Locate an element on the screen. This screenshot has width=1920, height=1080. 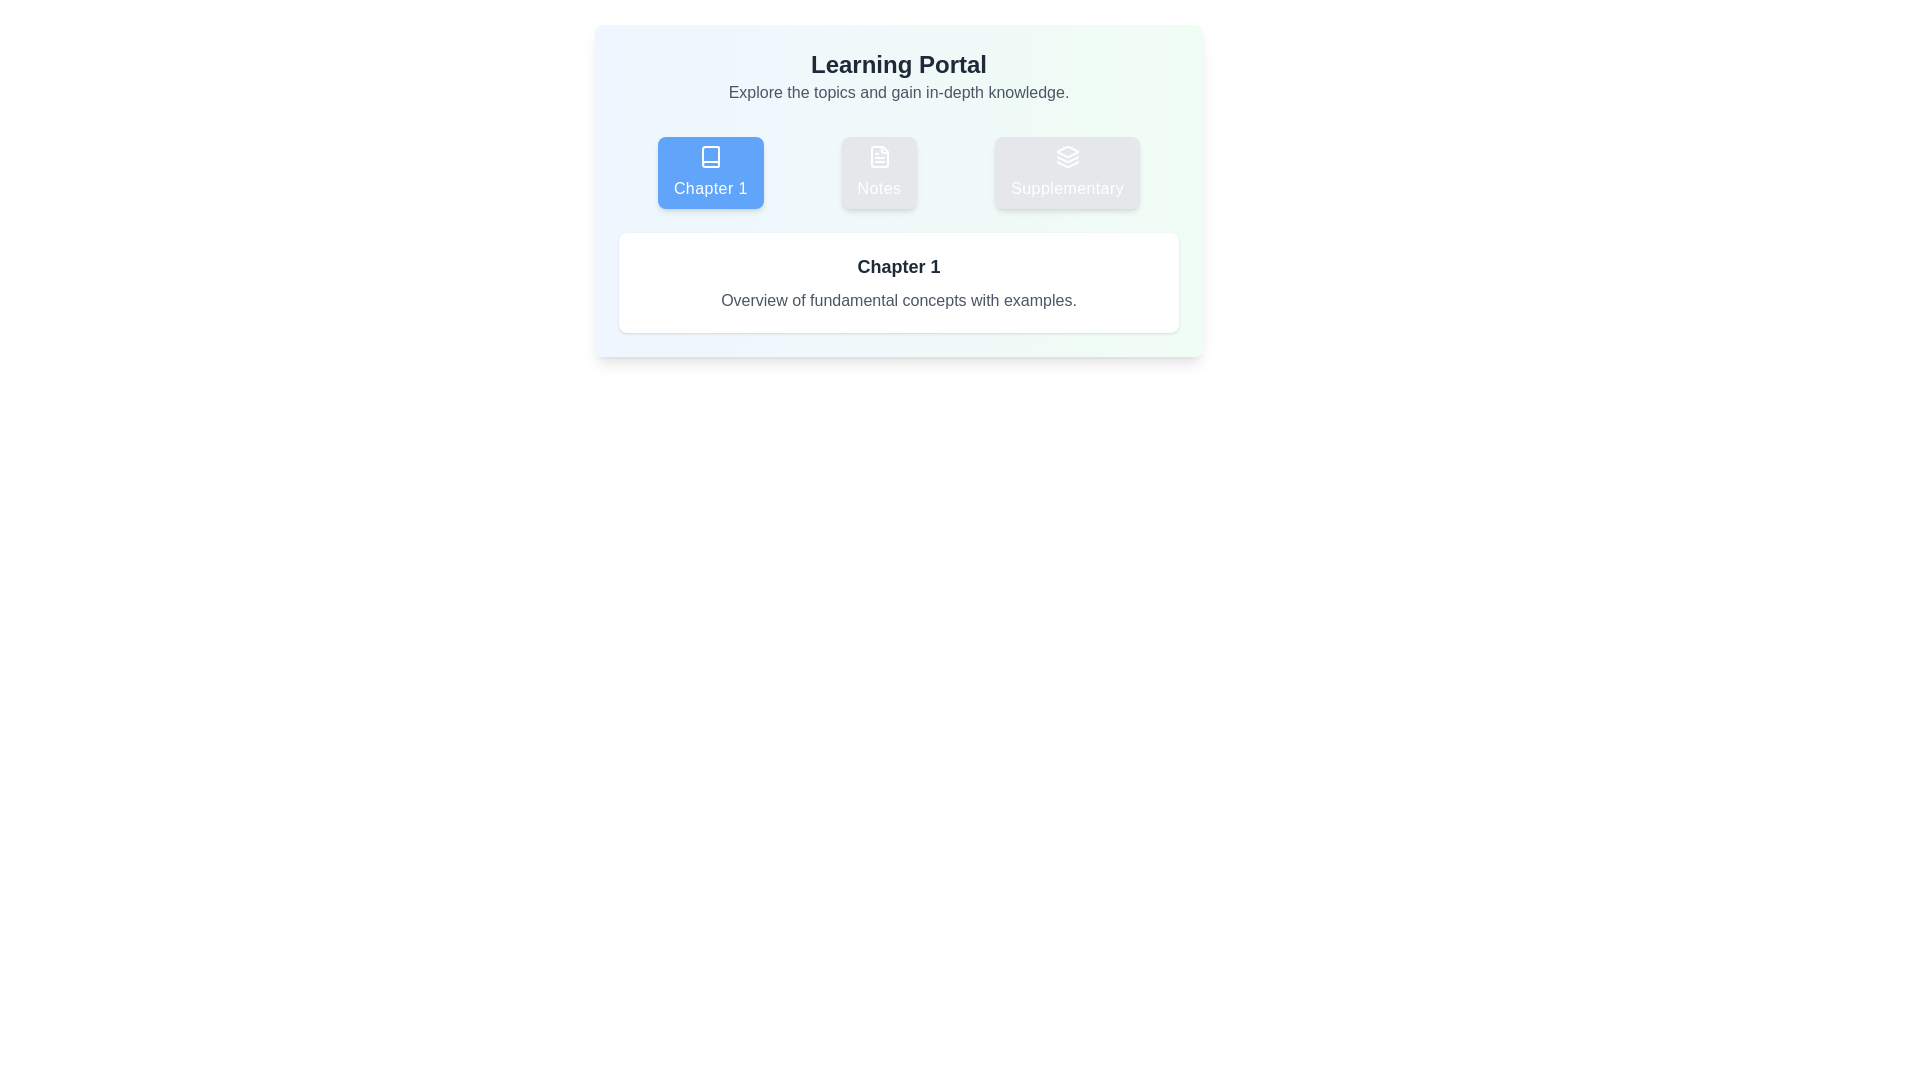
descriptive text that provides additional information about the chapter's contents, positioned below 'Chapter 1' is located at coordinates (897, 300).